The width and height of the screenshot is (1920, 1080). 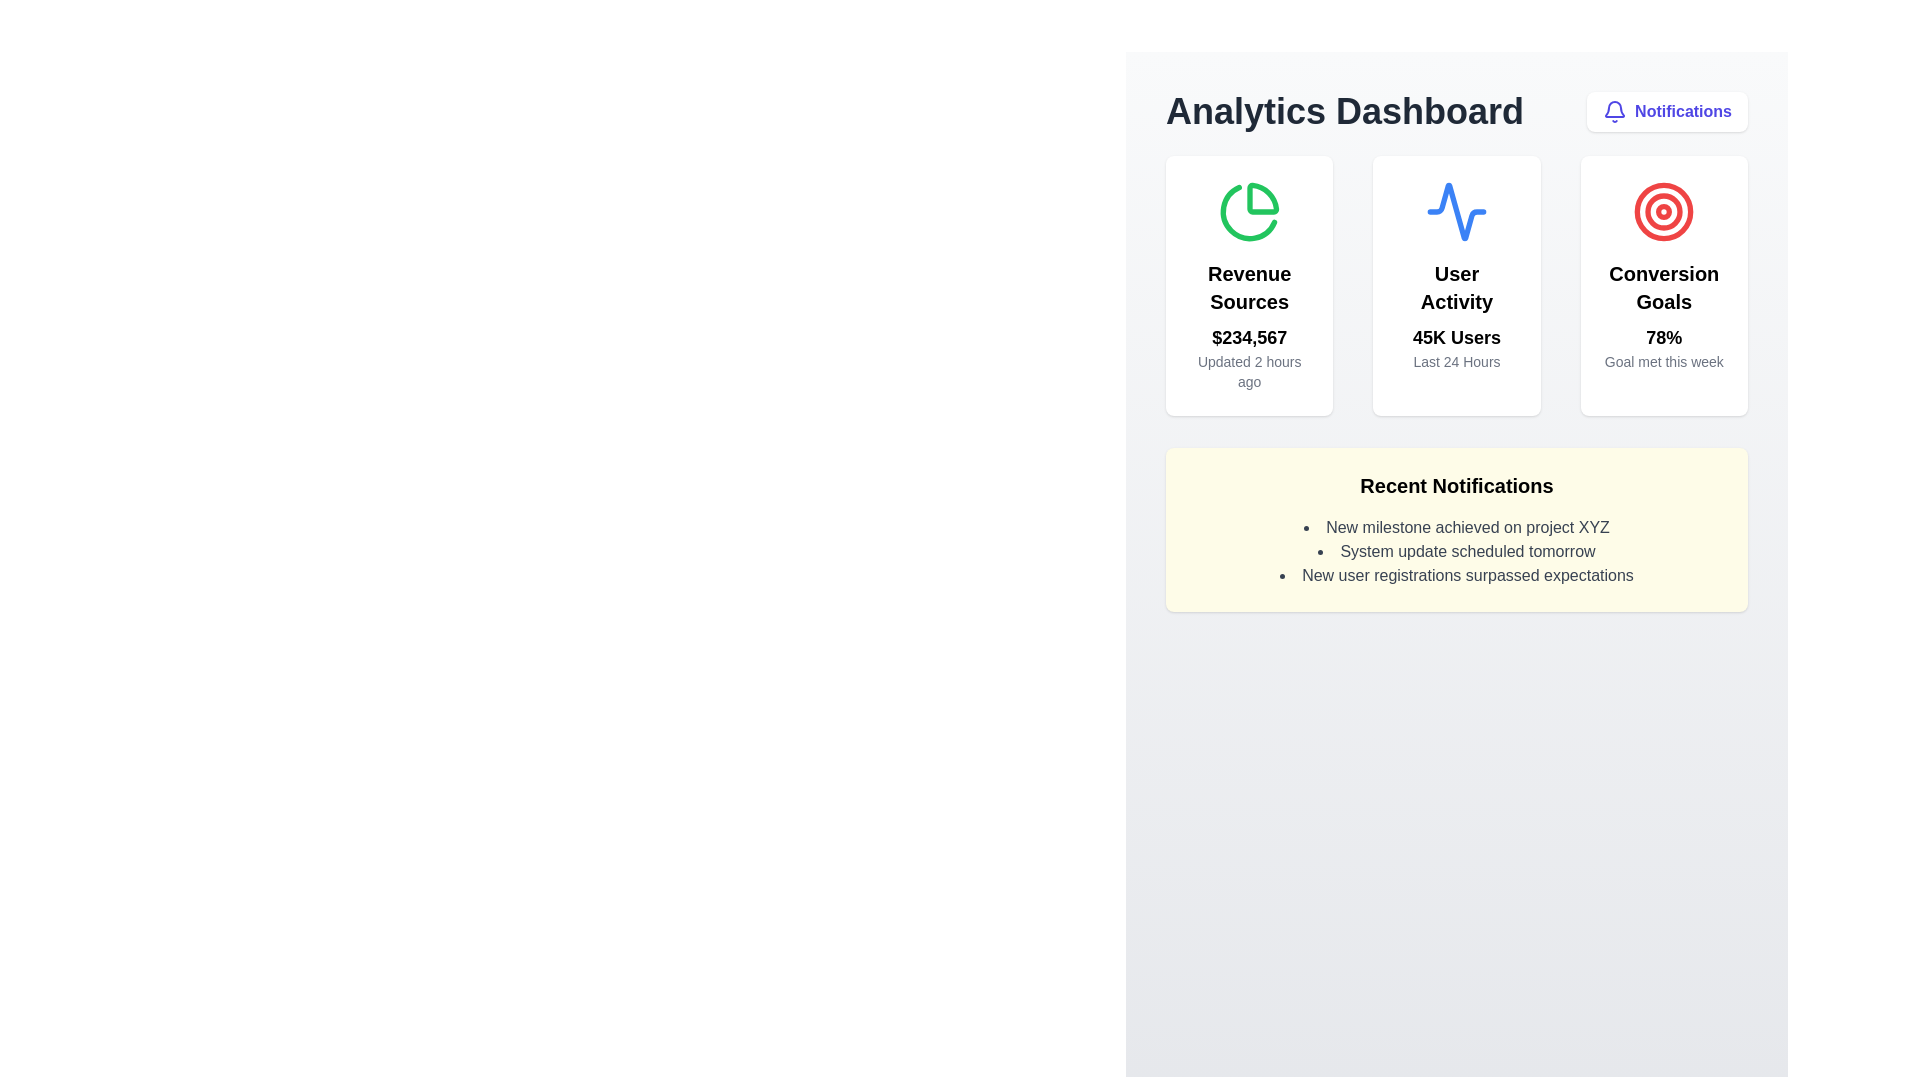 What do you see at coordinates (1664, 337) in the screenshot?
I see `the text label displaying '78%' in bold and large font style, located under the 'Conversion Goals' section of the card` at bounding box center [1664, 337].